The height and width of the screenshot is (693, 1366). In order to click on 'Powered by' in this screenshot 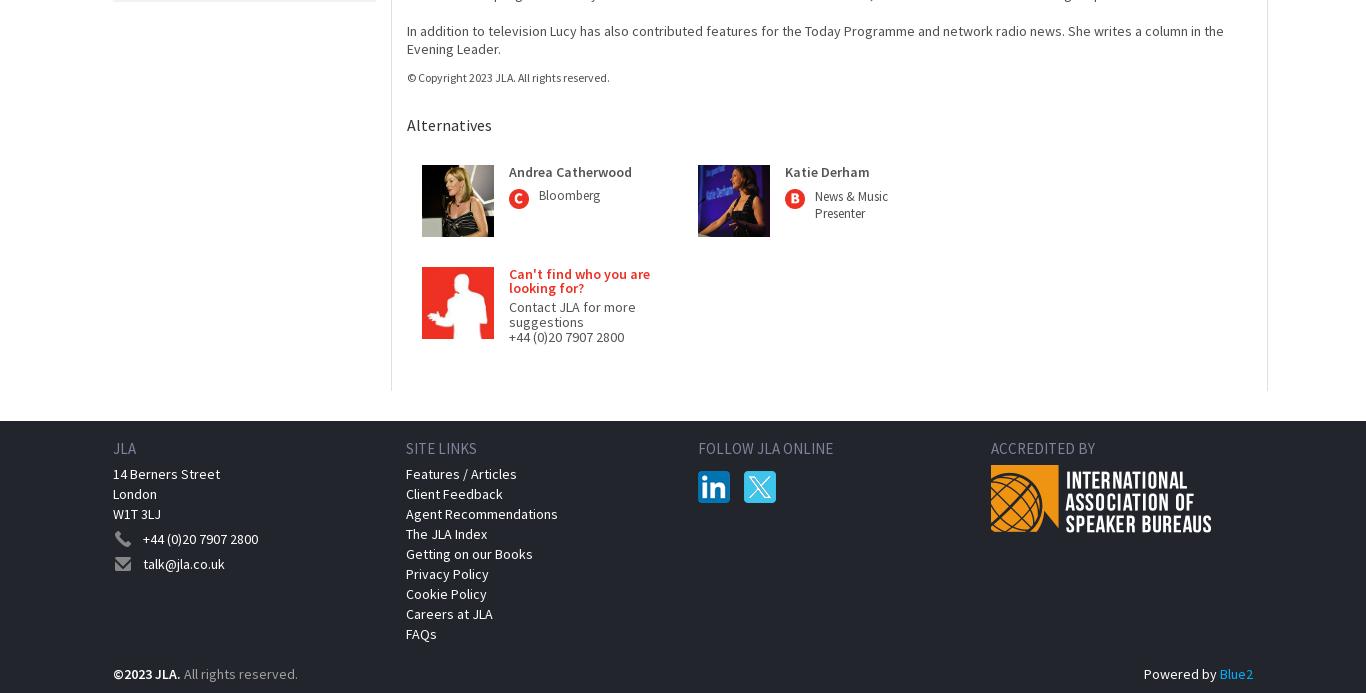, I will do `click(1181, 673)`.